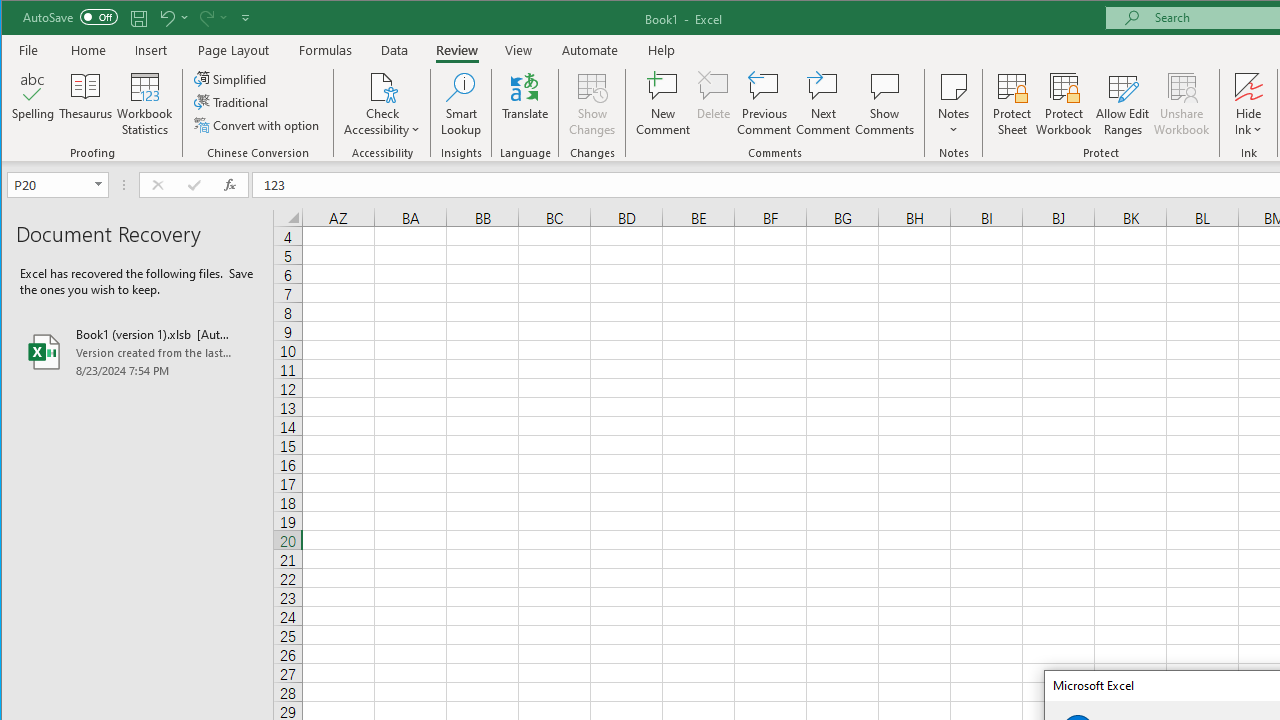 The width and height of the screenshot is (1280, 720). I want to click on 'Traditional', so click(232, 102).